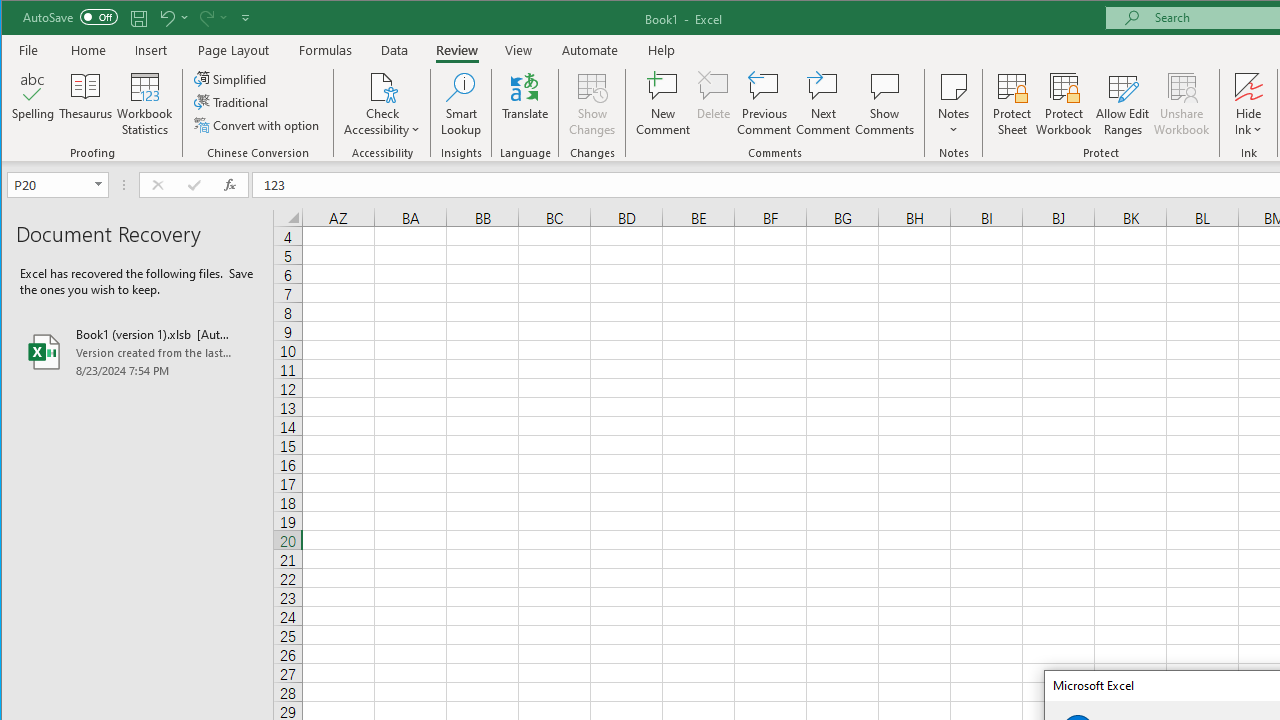 The width and height of the screenshot is (1280, 720). I want to click on 'Traditional', so click(232, 102).